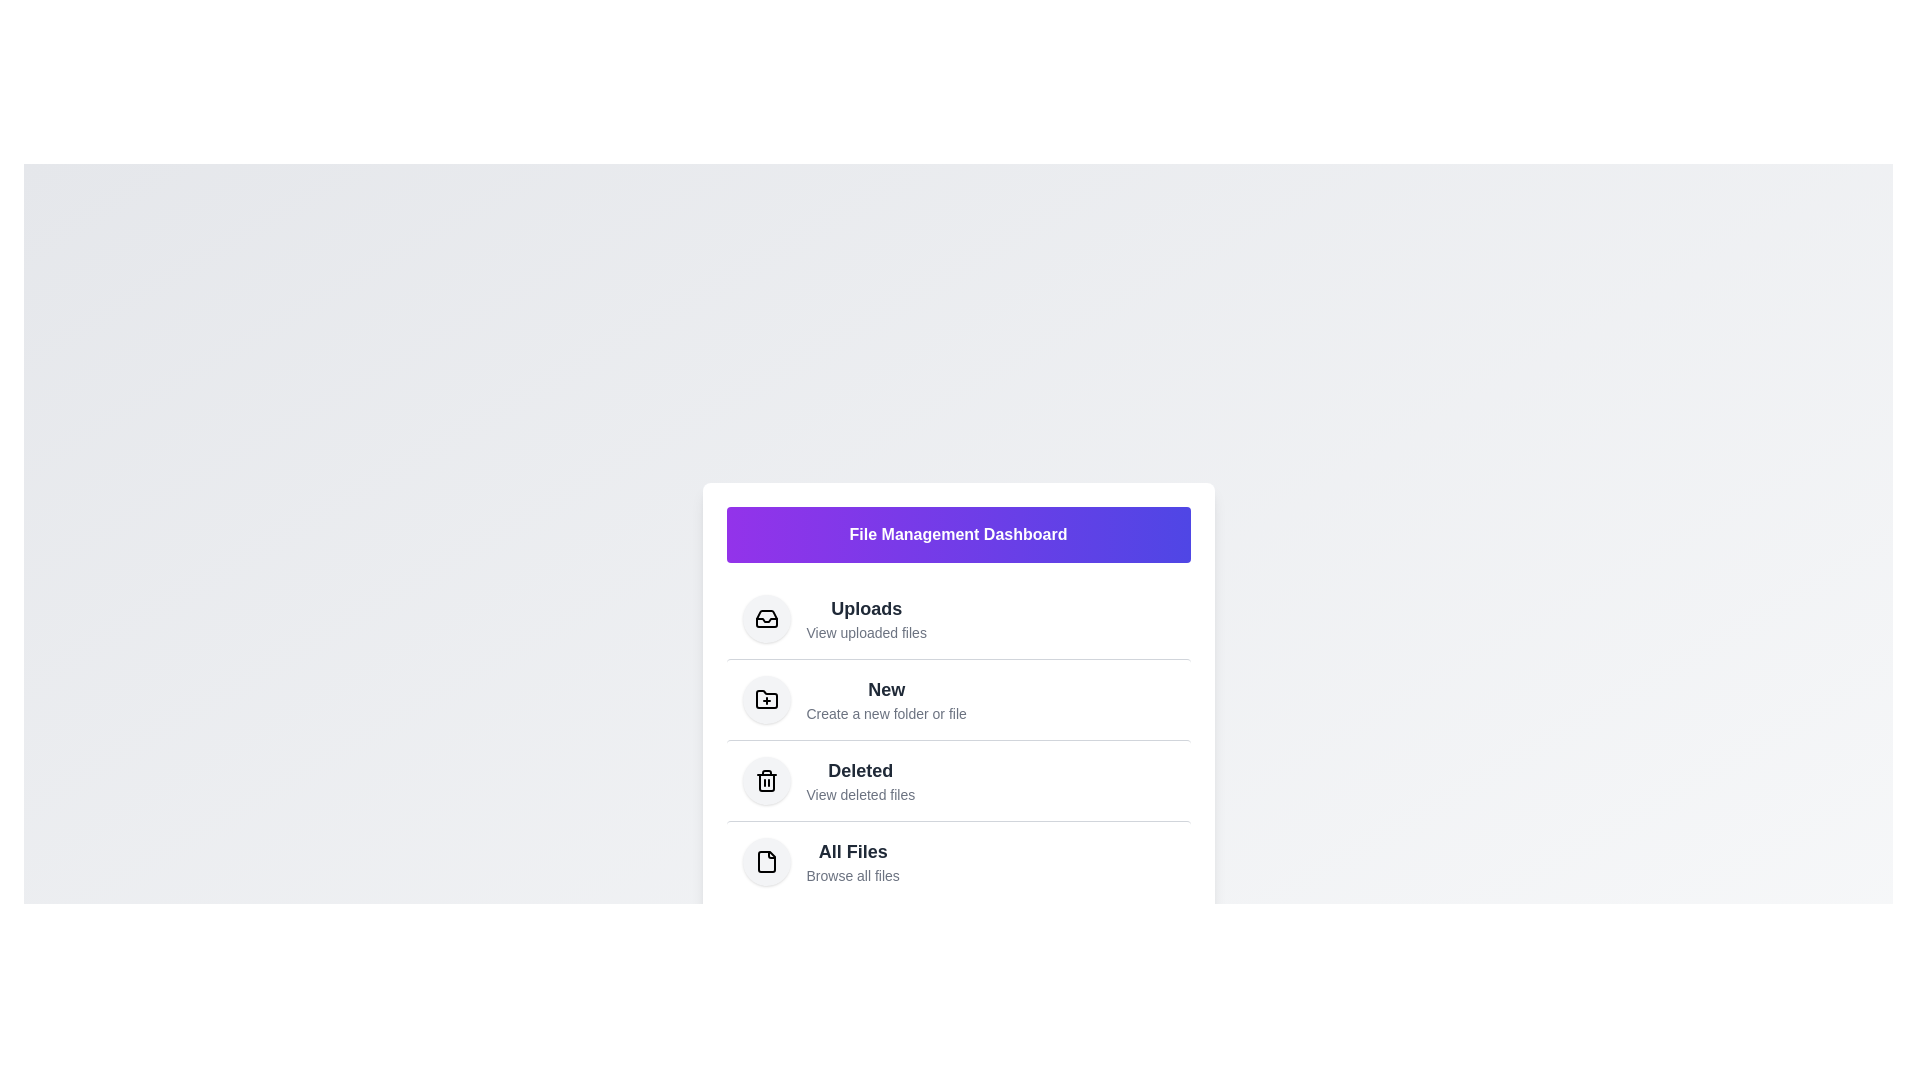  Describe the element at coordinates (866, 617) in the screenshot. I see `the menu item corresponding to Uploads to navigate to that section` at that location.